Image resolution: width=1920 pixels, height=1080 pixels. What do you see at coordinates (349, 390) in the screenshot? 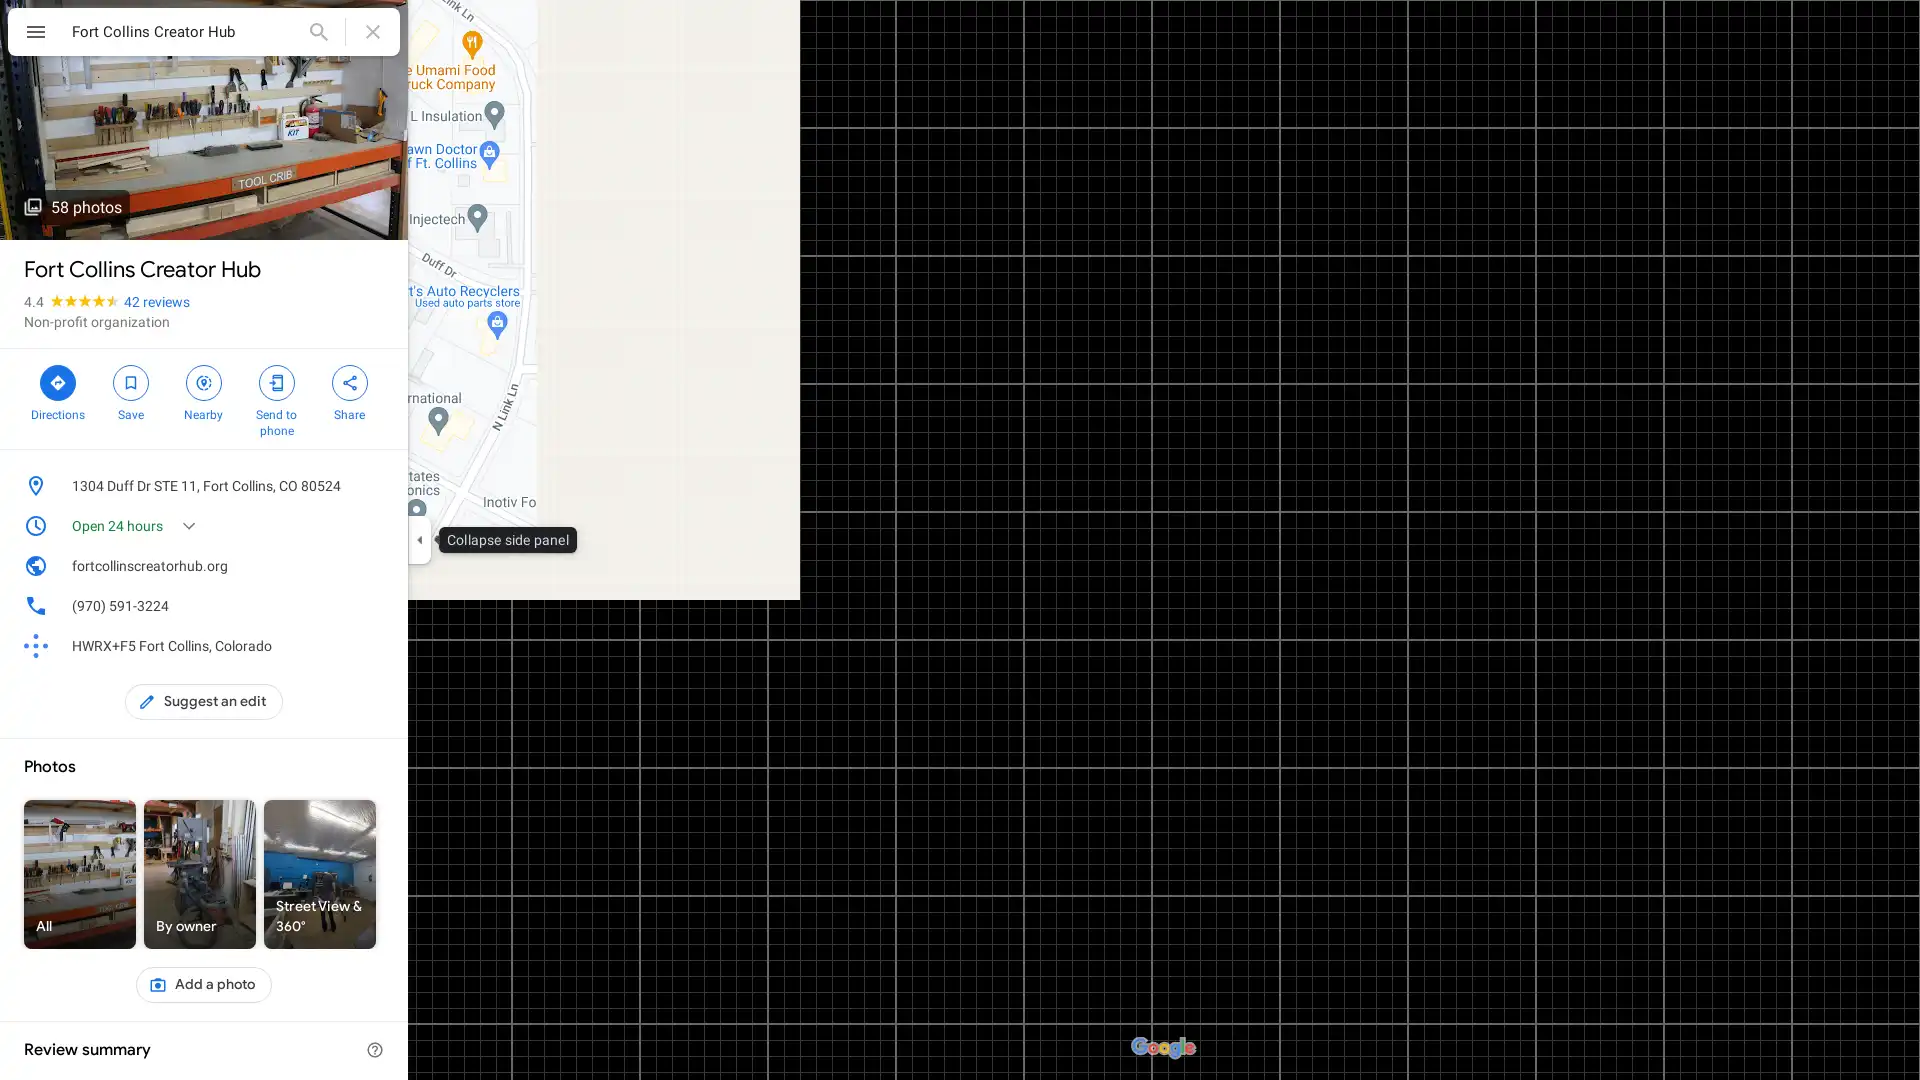
I see `Share Fort Collins Creator Hub` at bounding box center [349, 390].